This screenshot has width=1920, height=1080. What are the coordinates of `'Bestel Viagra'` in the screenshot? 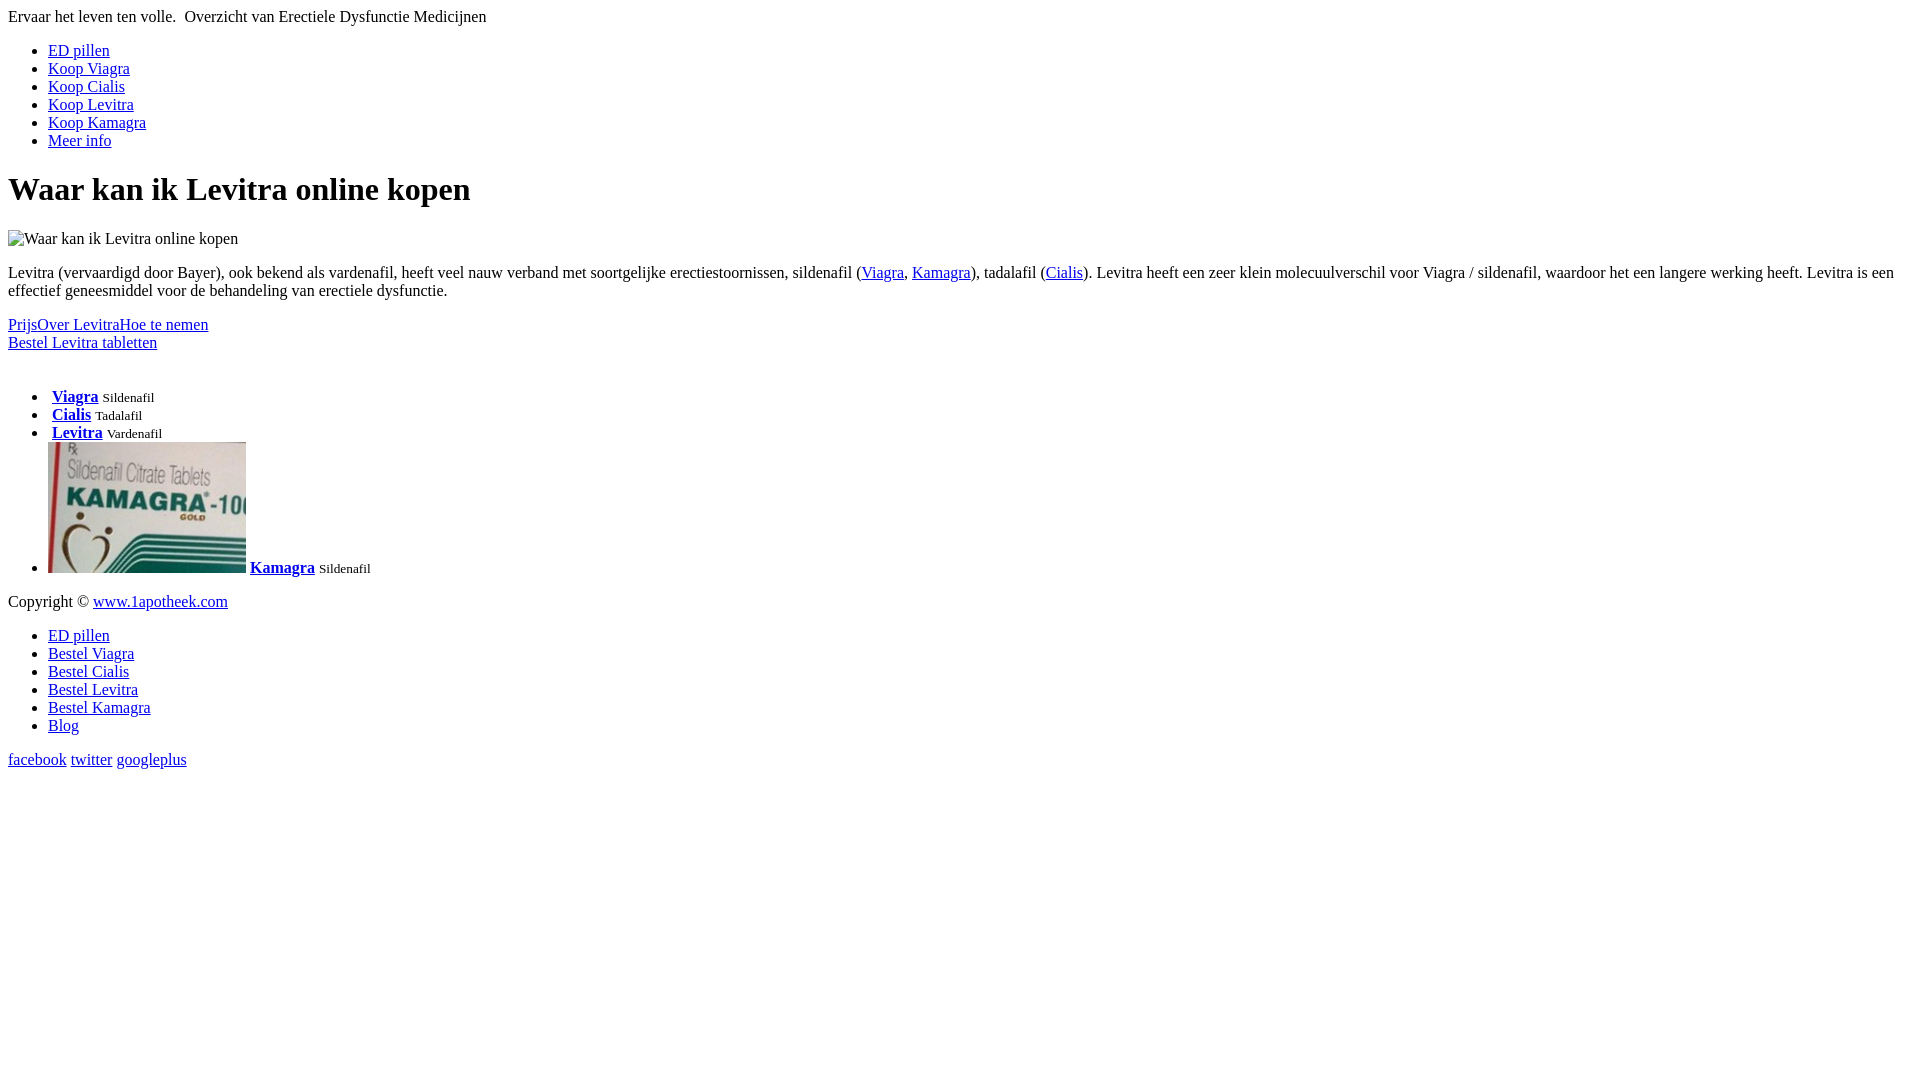 It's located at (48, 653).